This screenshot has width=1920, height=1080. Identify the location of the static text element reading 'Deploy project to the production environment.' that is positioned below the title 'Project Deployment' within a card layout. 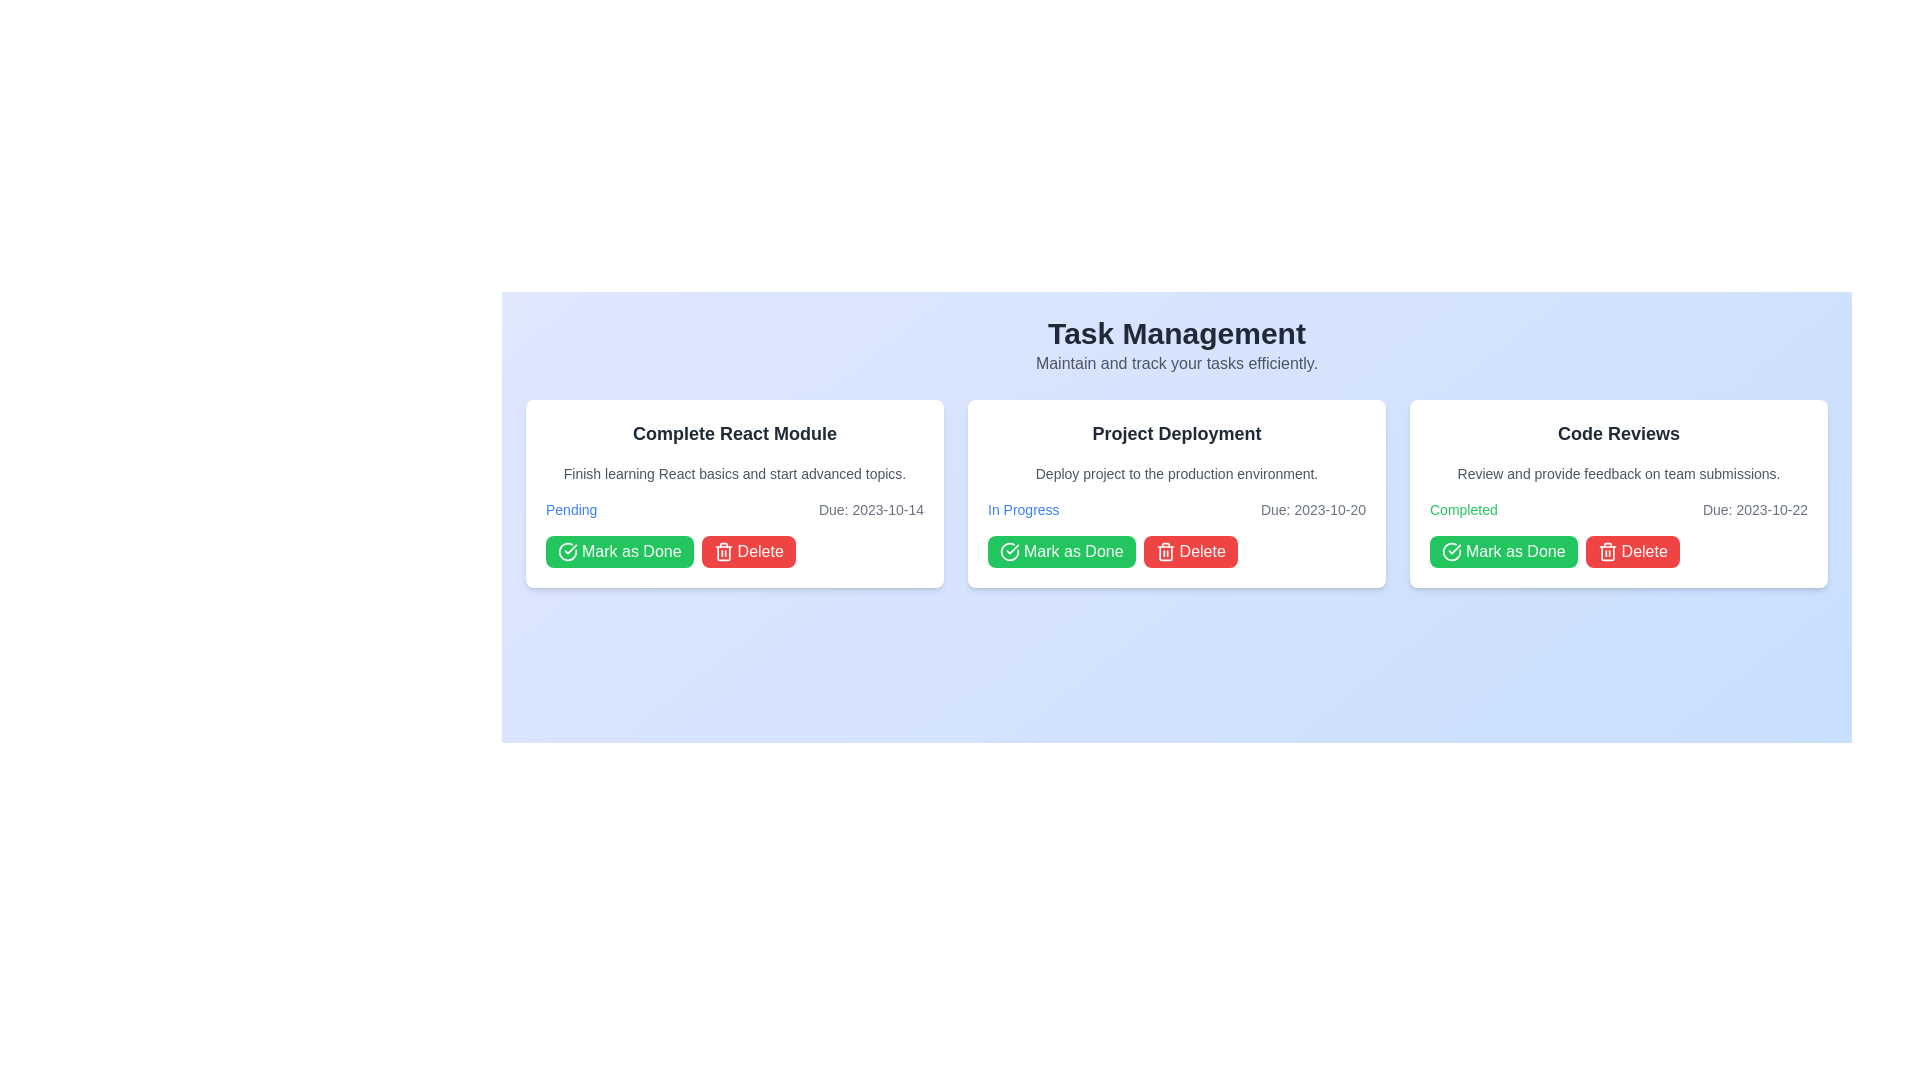
(1176, 474).